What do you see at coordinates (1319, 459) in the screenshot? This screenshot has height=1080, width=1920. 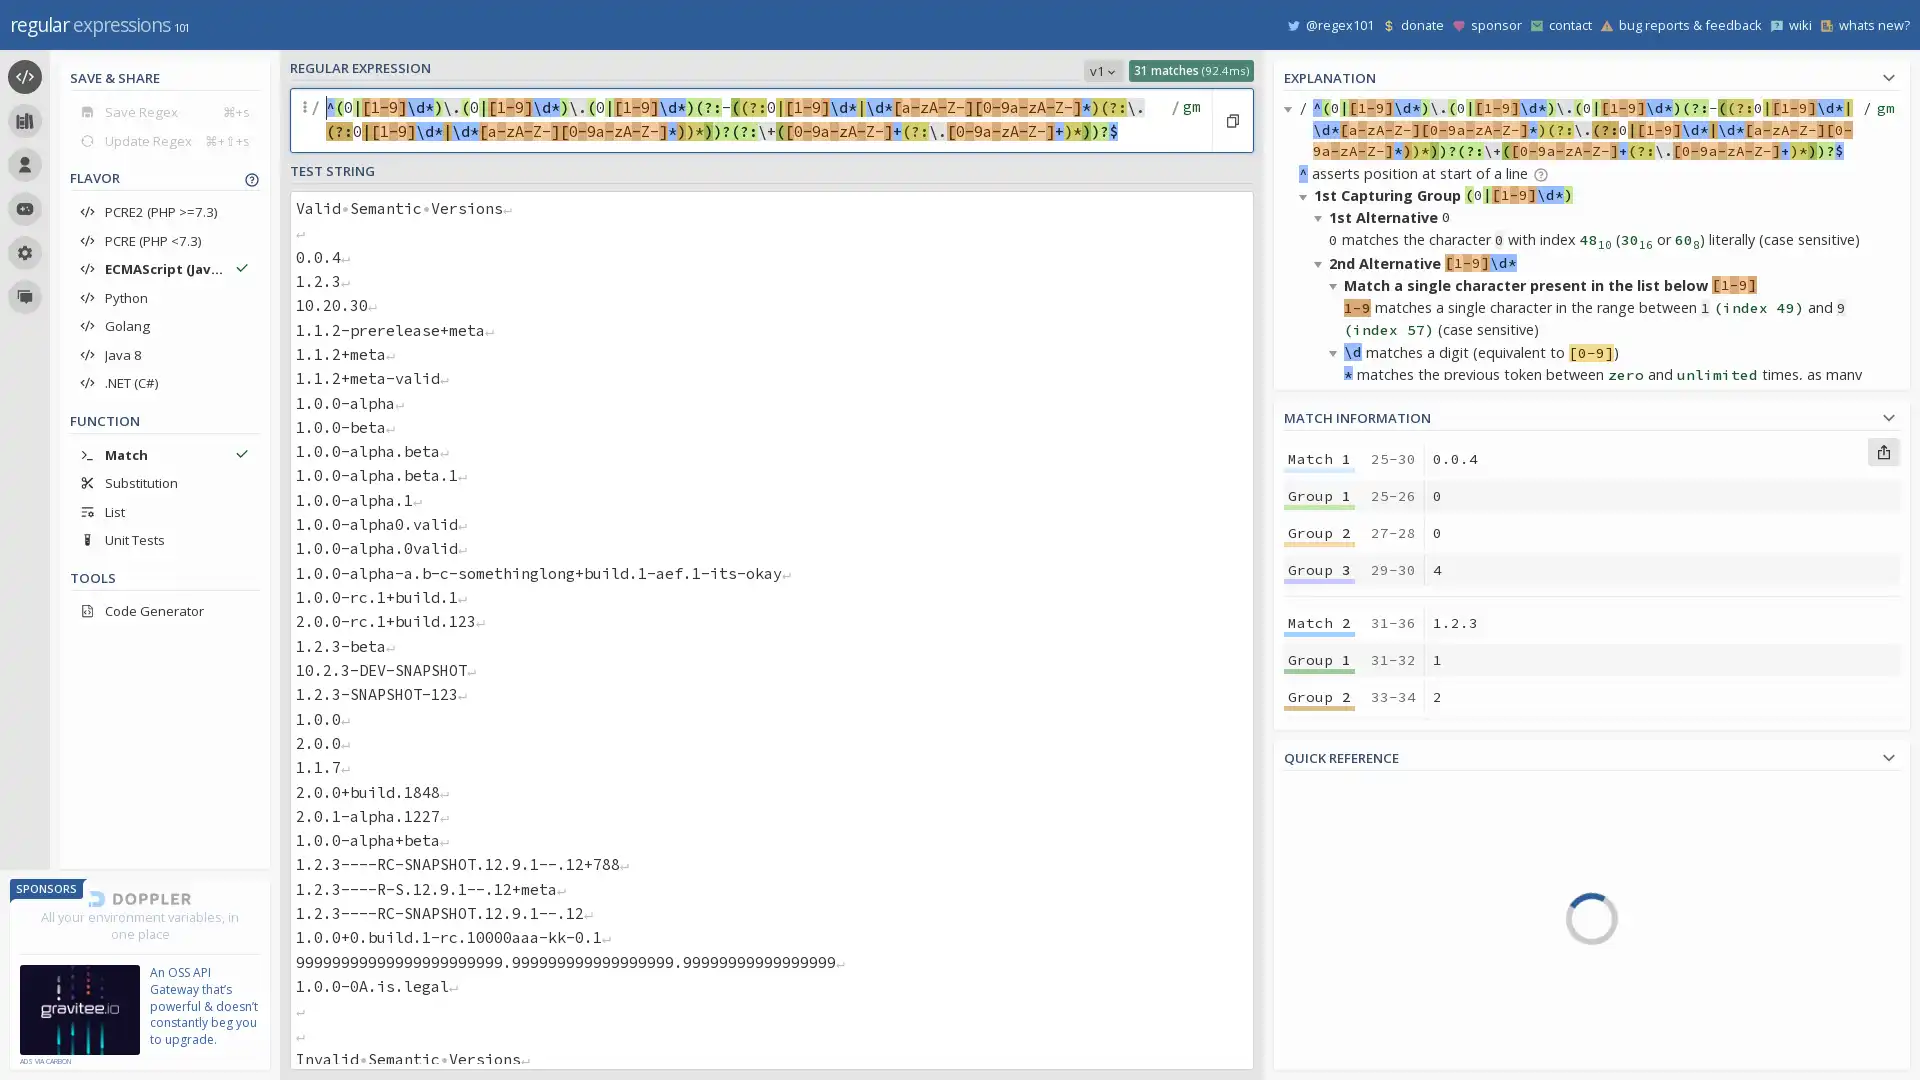 I see `Match 1` at bounding box center [1319, 459].